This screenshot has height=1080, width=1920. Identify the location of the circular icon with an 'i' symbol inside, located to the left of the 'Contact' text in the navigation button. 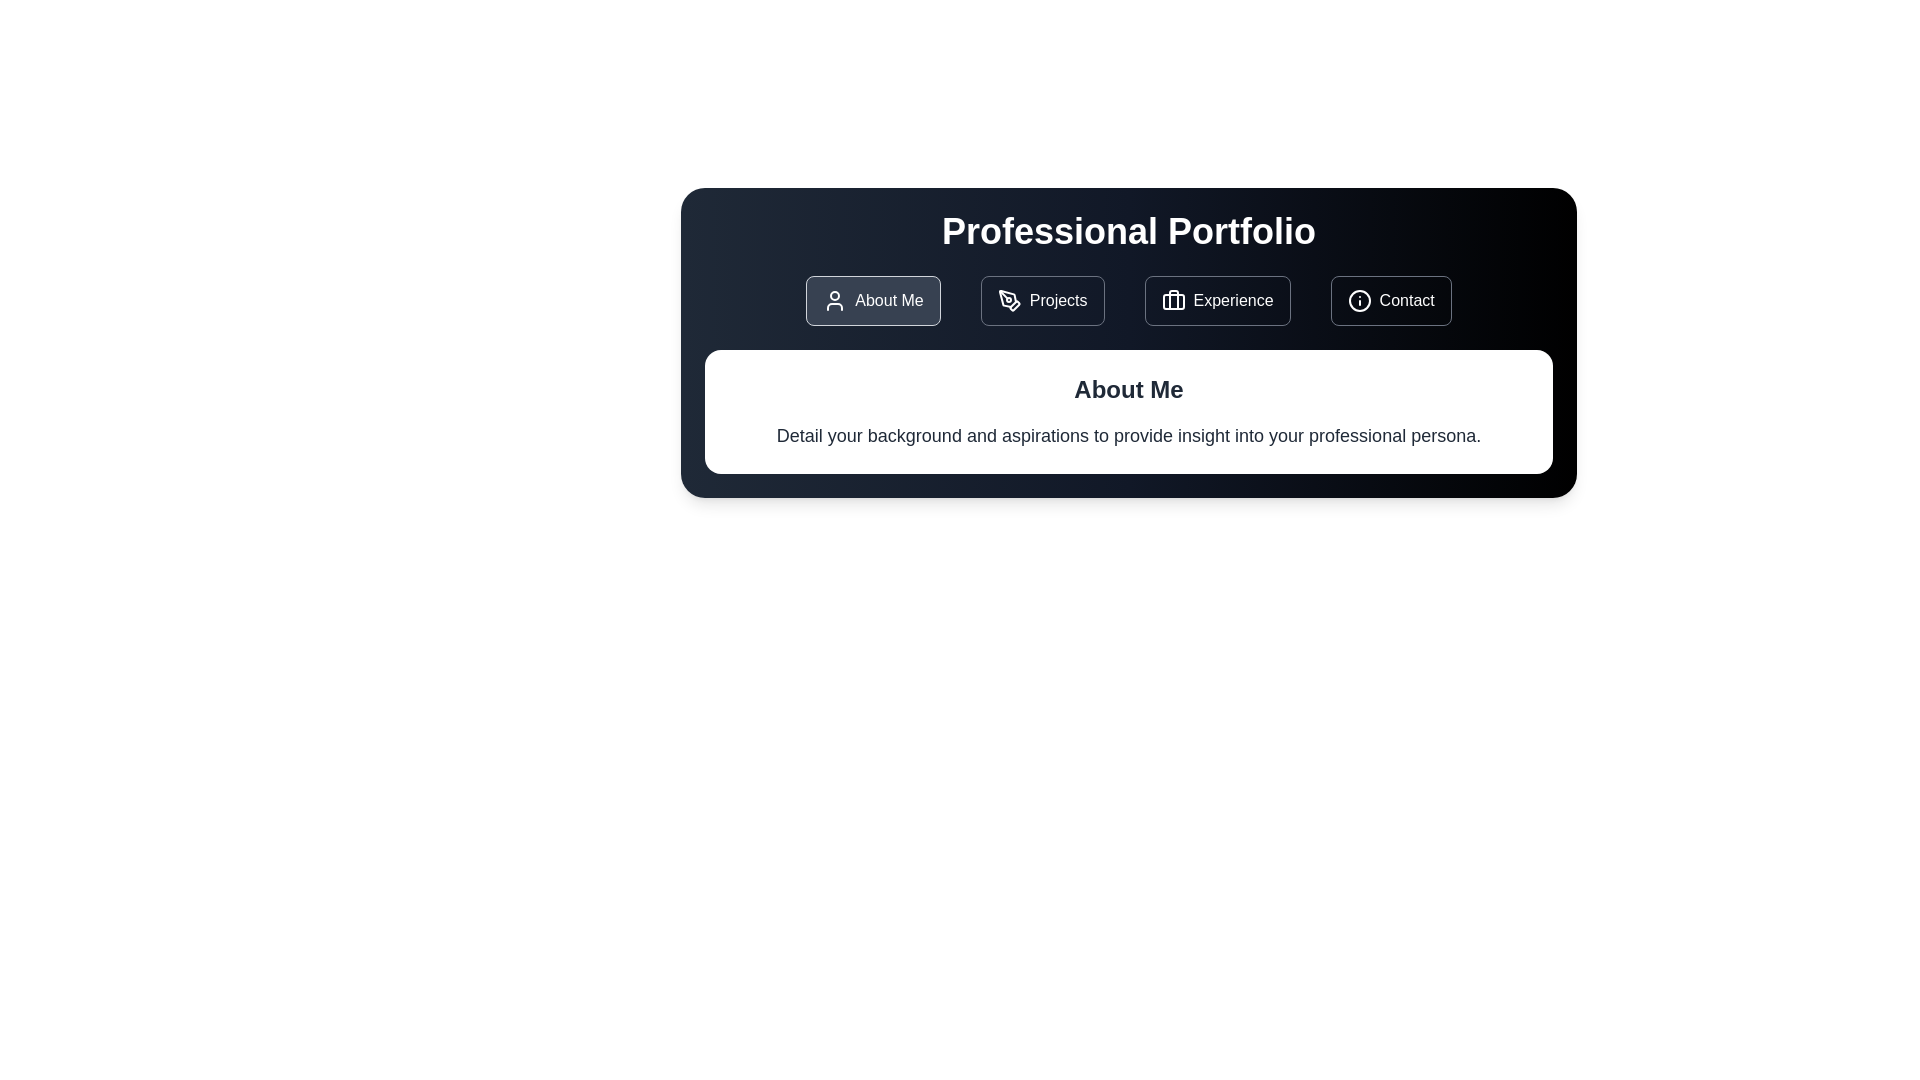
(1359, 300).